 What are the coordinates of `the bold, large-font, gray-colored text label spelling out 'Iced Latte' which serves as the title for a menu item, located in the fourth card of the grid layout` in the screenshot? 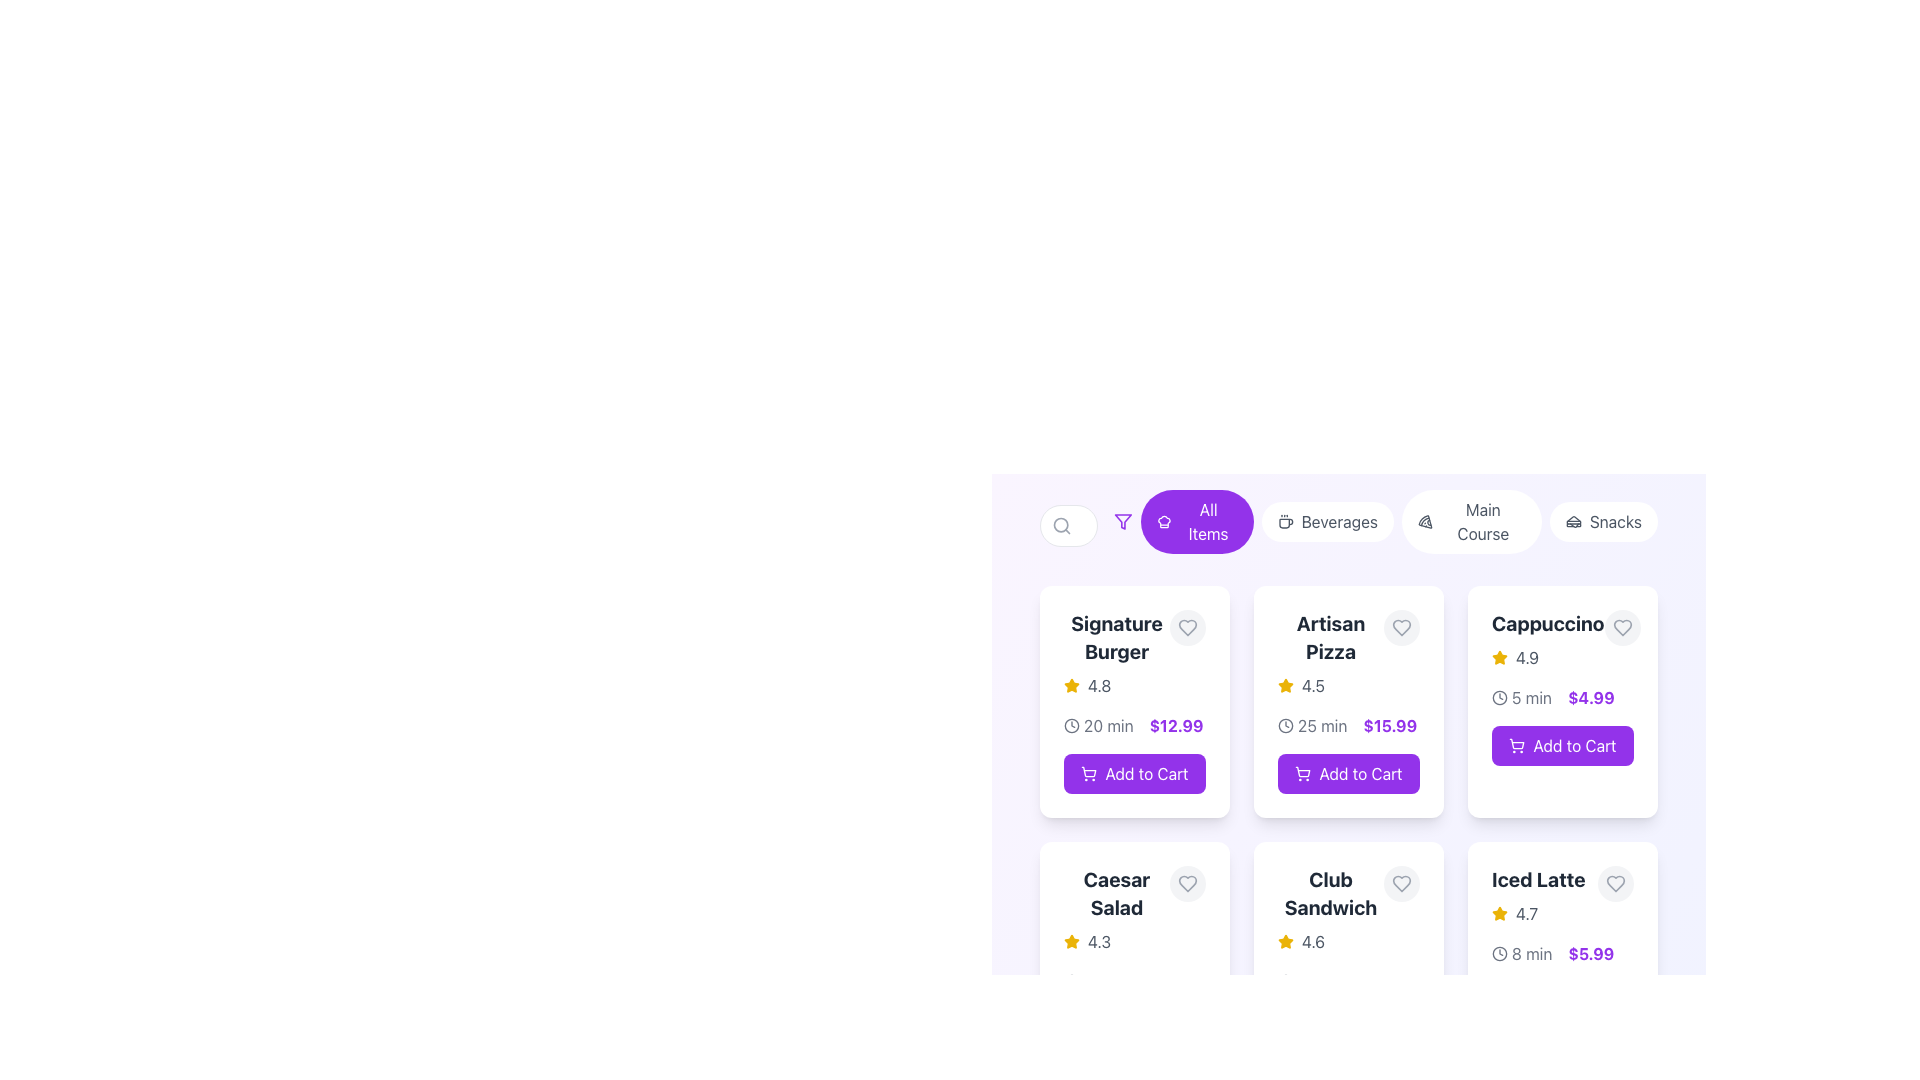 It's located at (1537, 878).